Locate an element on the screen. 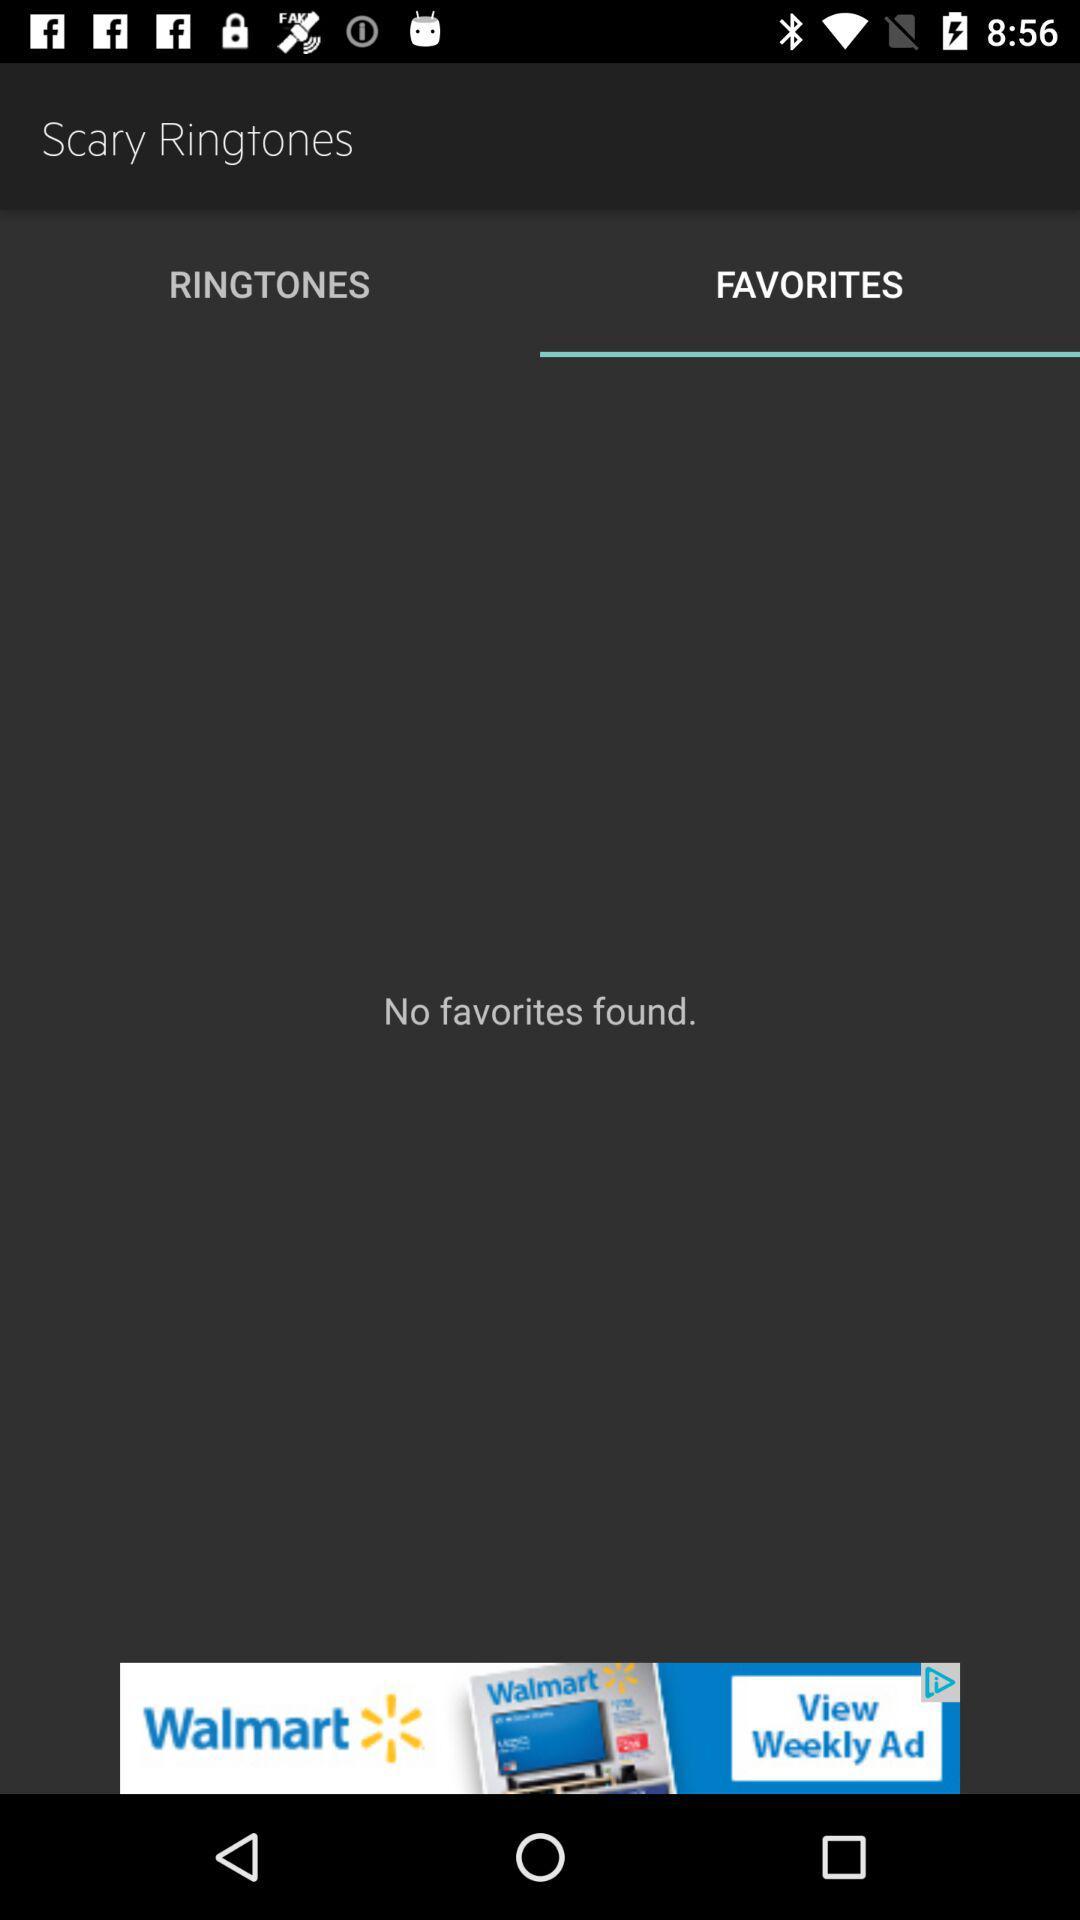  walmart is located at coordinates (540, 1727).